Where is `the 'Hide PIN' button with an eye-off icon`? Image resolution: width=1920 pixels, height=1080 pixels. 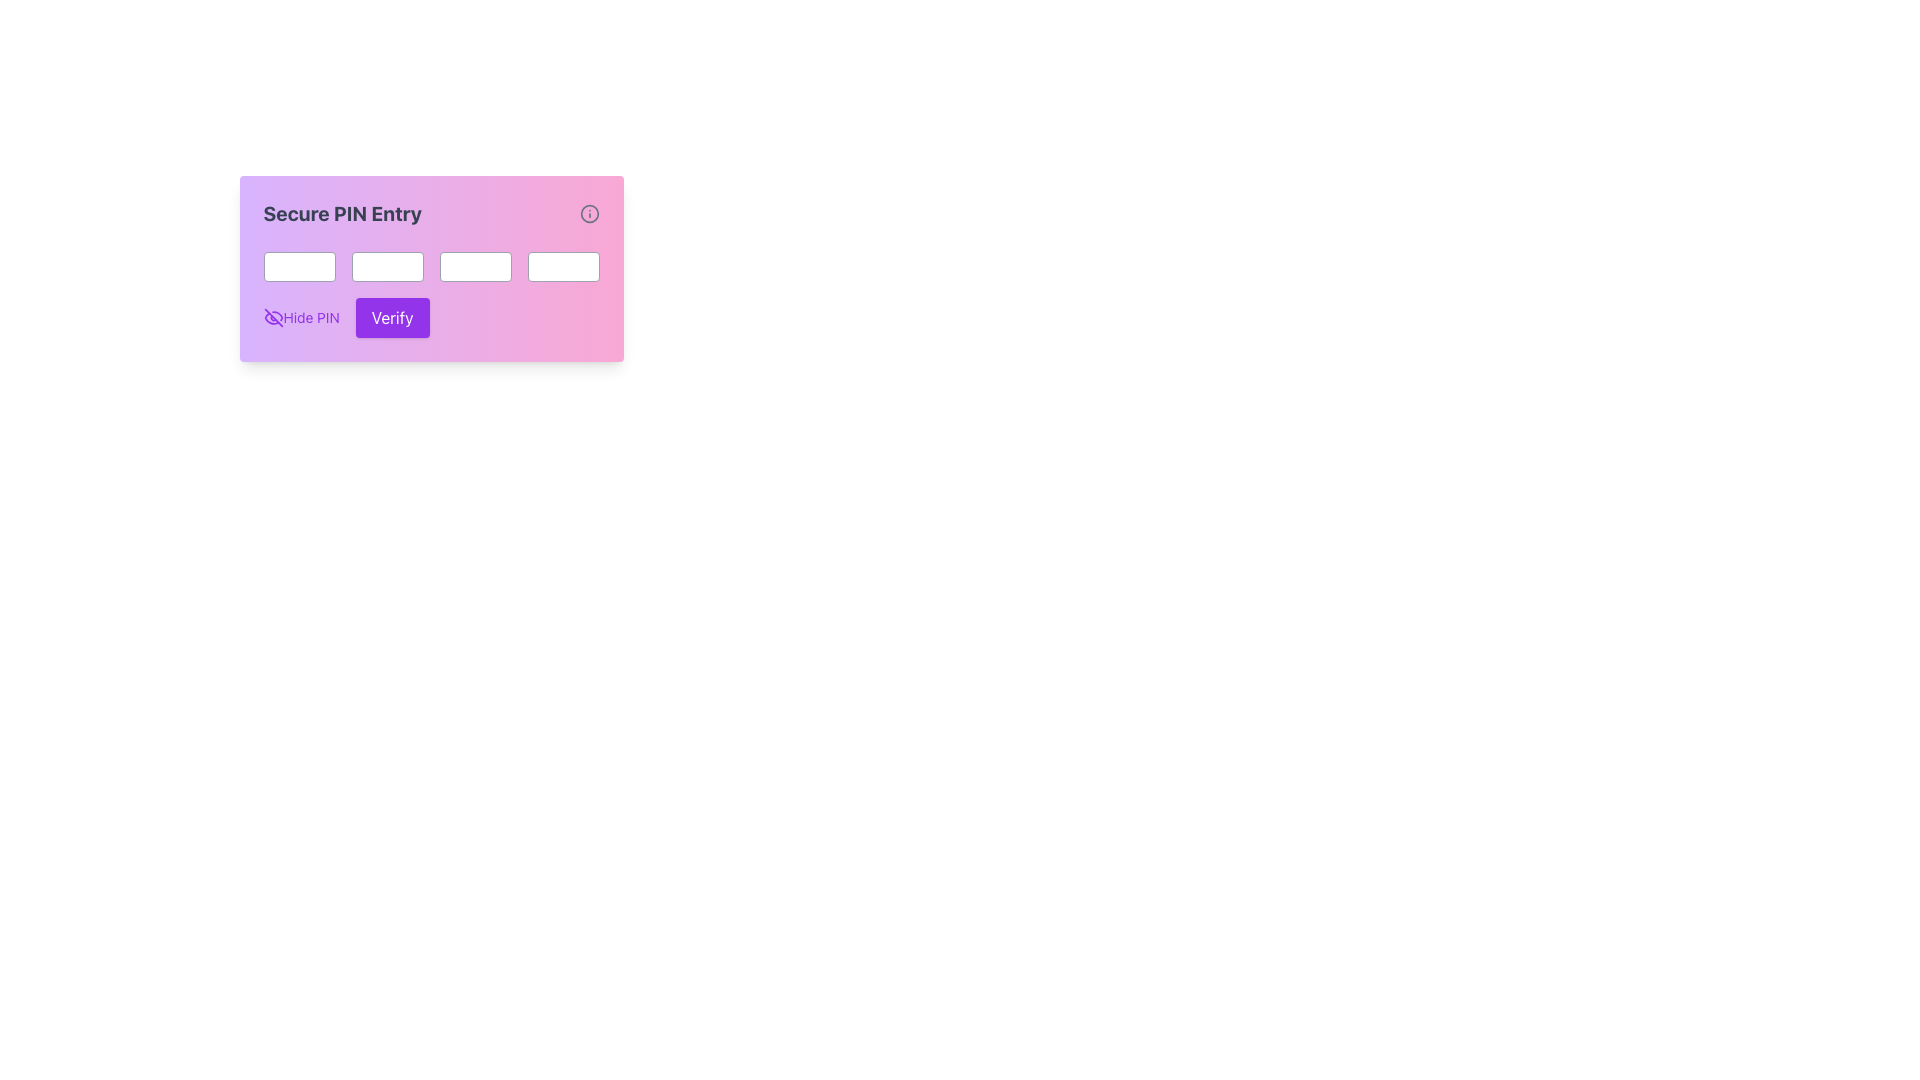 the 'Hide PIN' button with an eye-off icon is located at coordinates (300, 316).